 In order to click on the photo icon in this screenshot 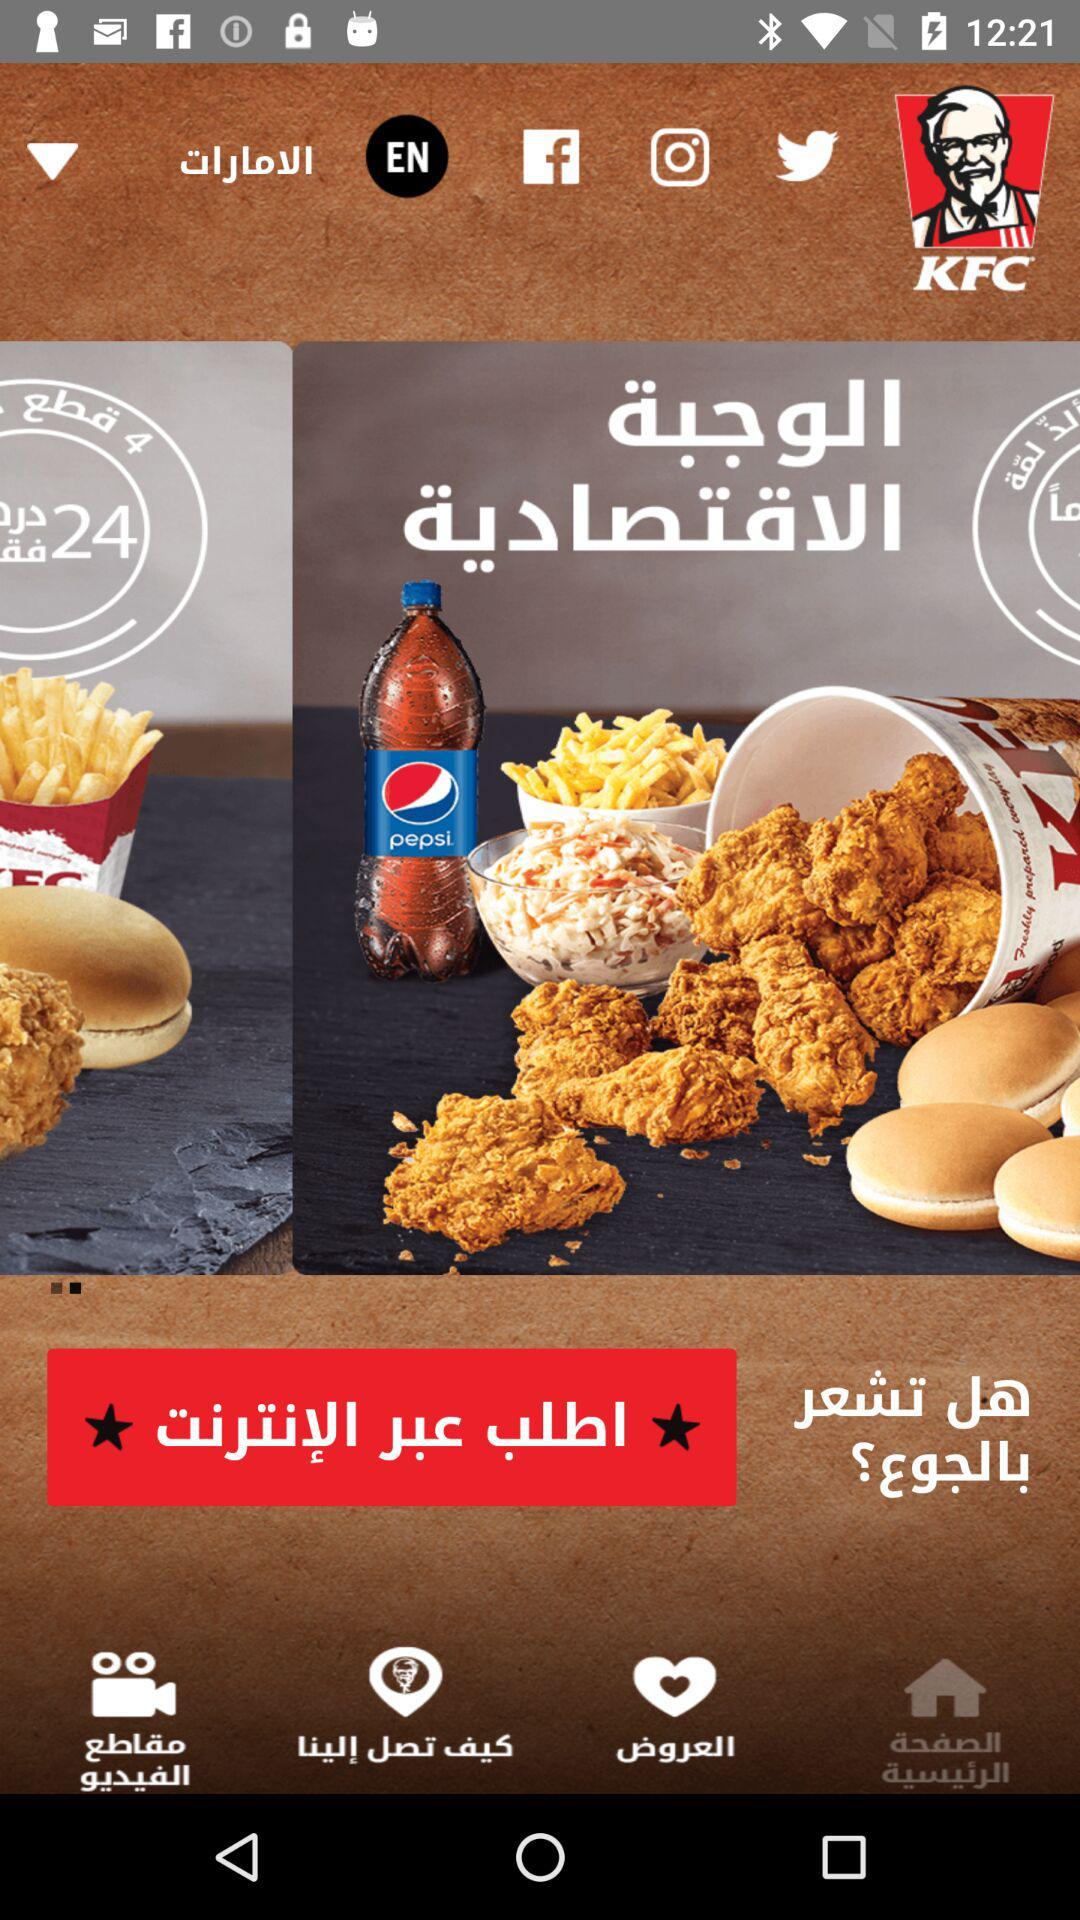, I will do `click(677, 155)`.